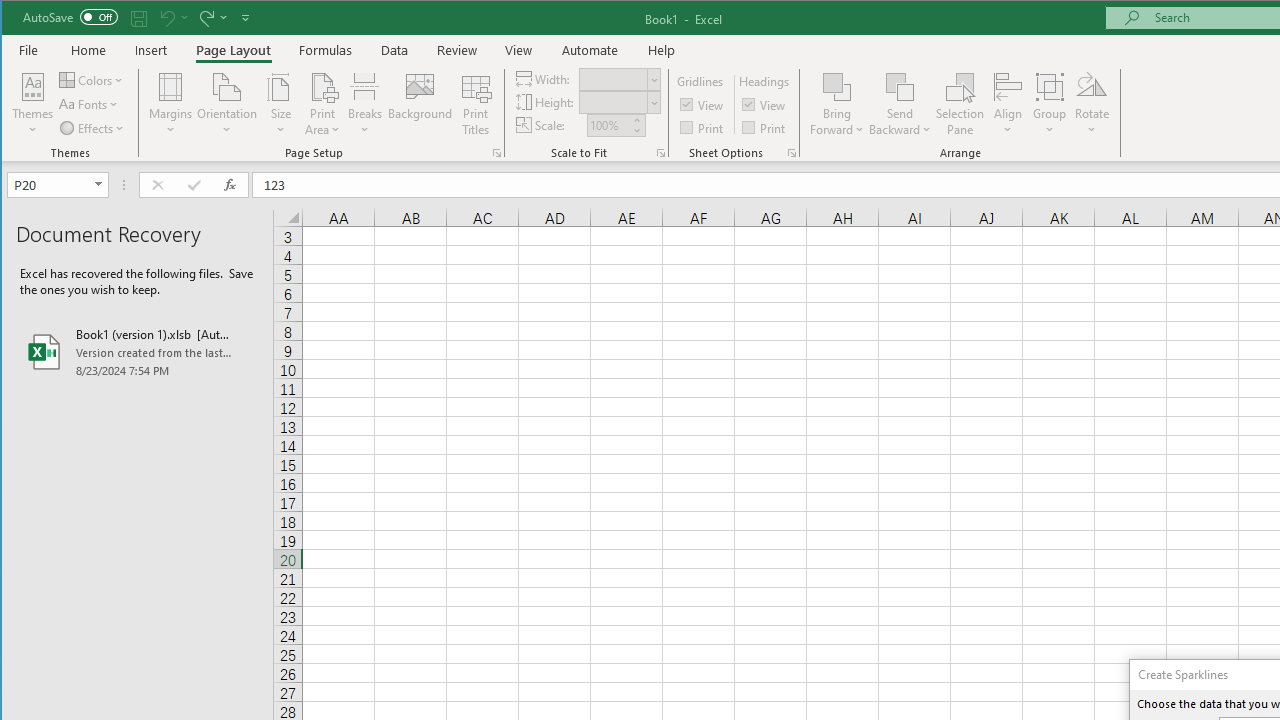 The width and height of the screenshot is (1280, 720). What do you see at coordinates (92, 79) in the screenshot?
I see `'Colors'` at bounding box center [92, 79].